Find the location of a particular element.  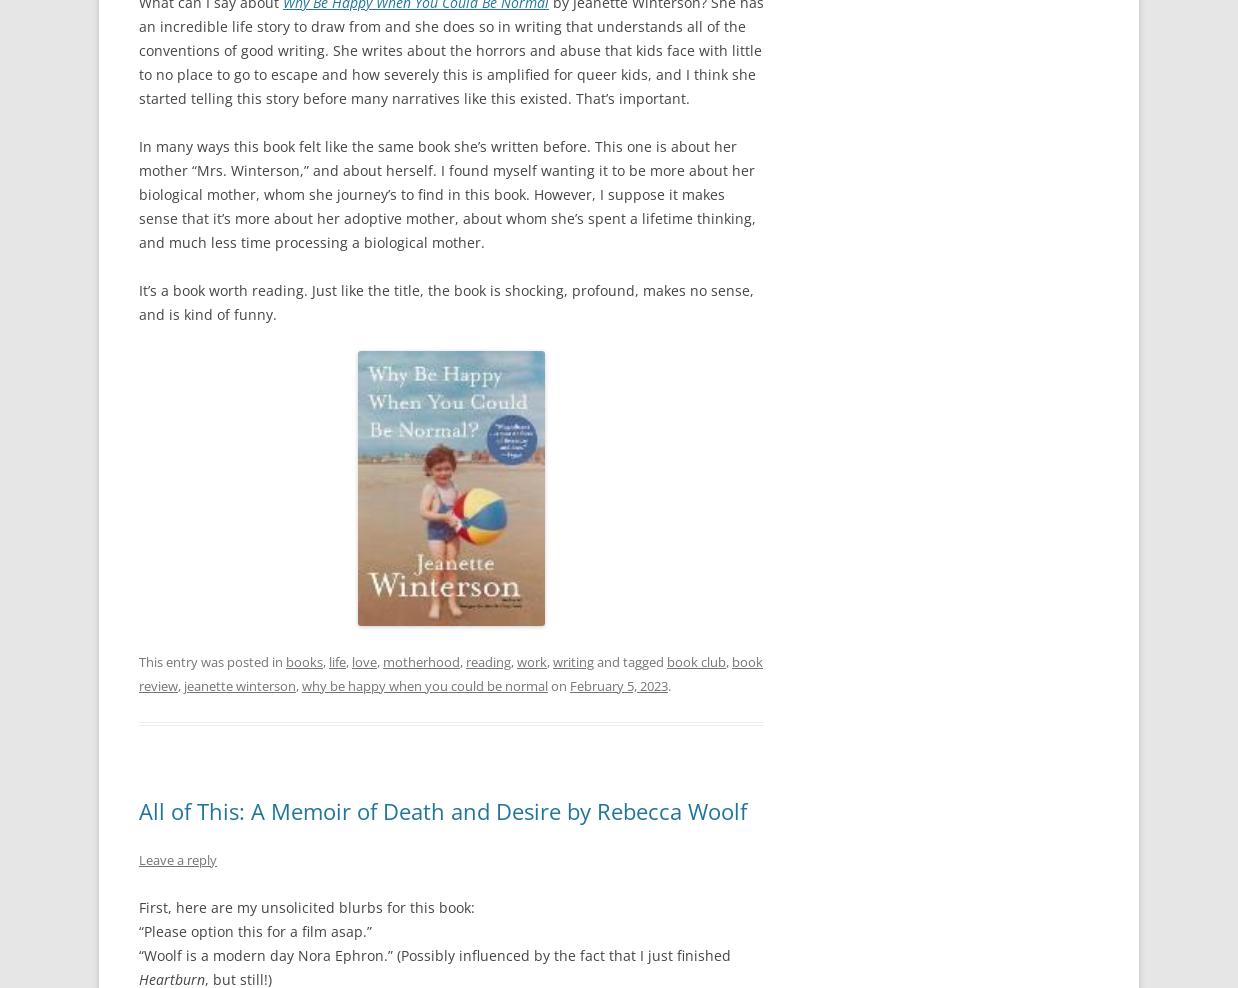

'.' is located at coordinates (668, 684).